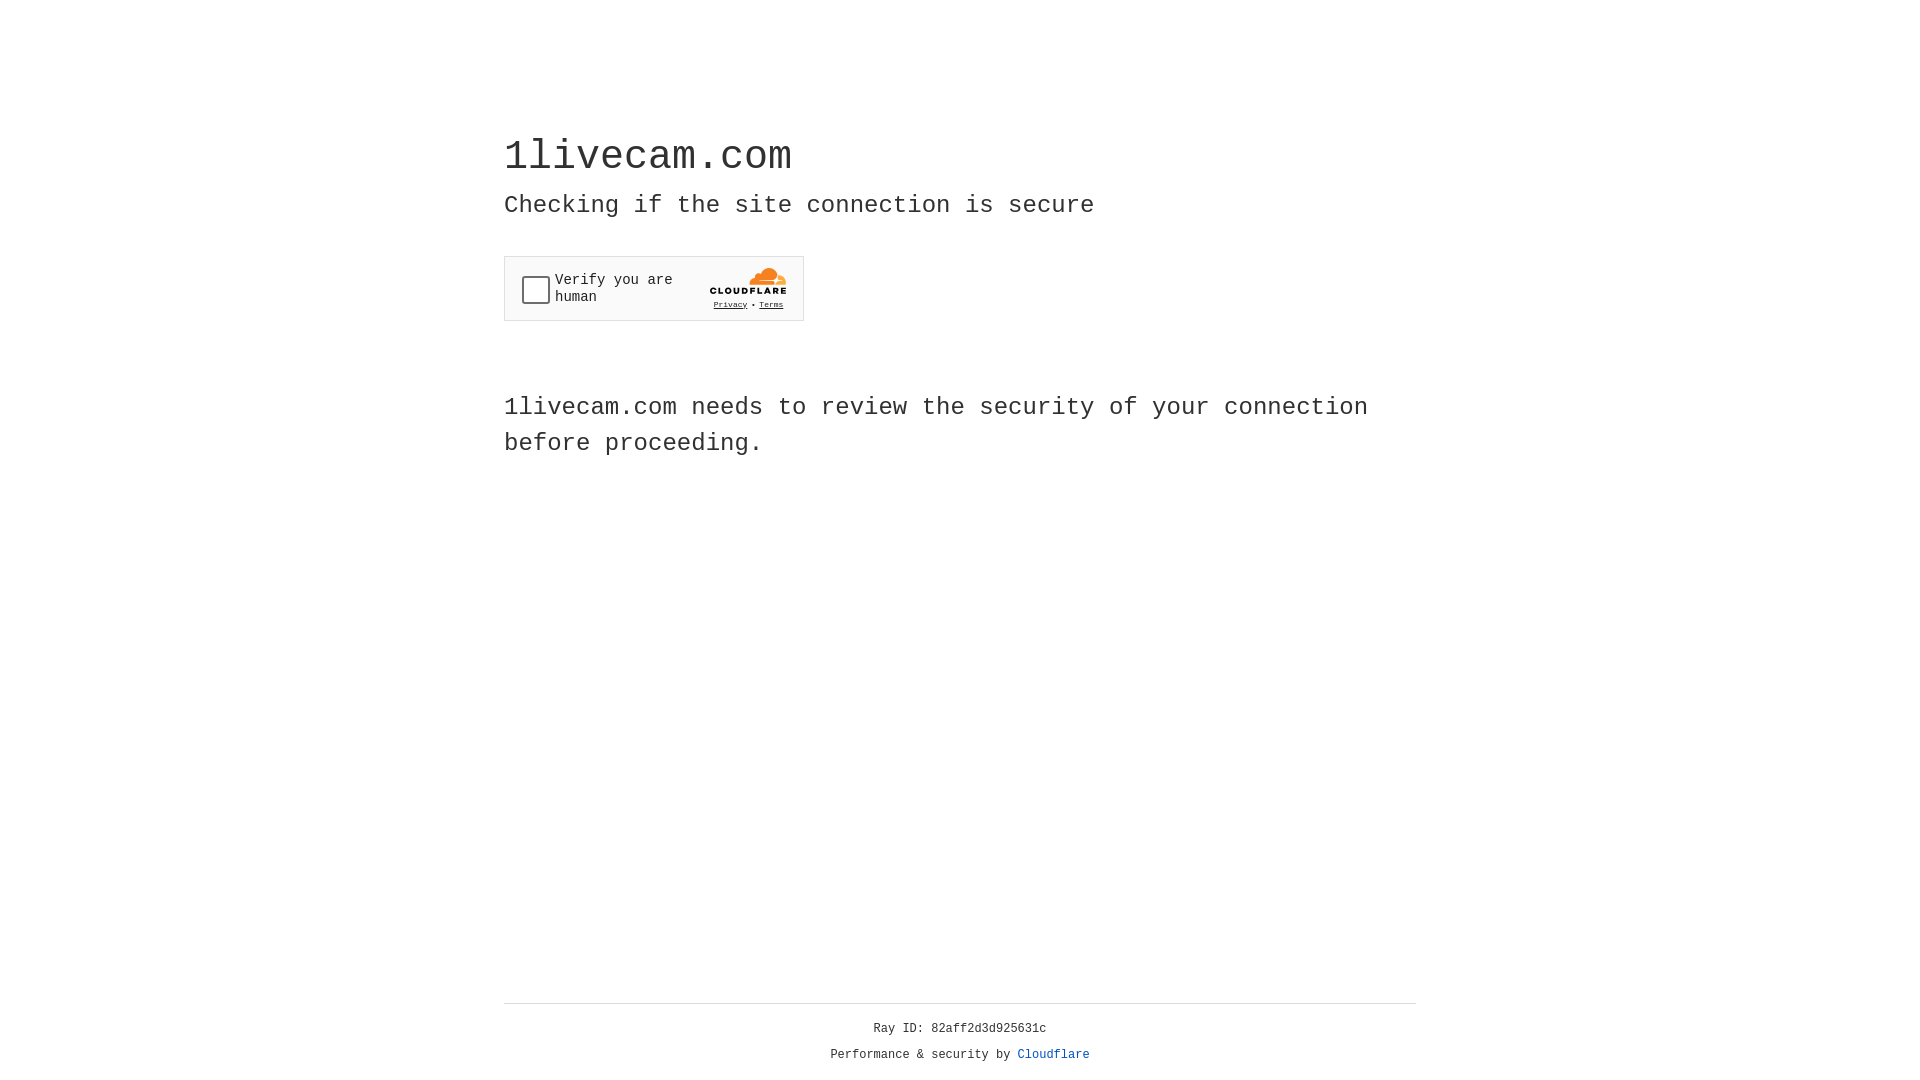 Image resolution: width=1920 pixels, height=1080 pixels. I want to click on 'Cloudflare', so click(1053, 1054).